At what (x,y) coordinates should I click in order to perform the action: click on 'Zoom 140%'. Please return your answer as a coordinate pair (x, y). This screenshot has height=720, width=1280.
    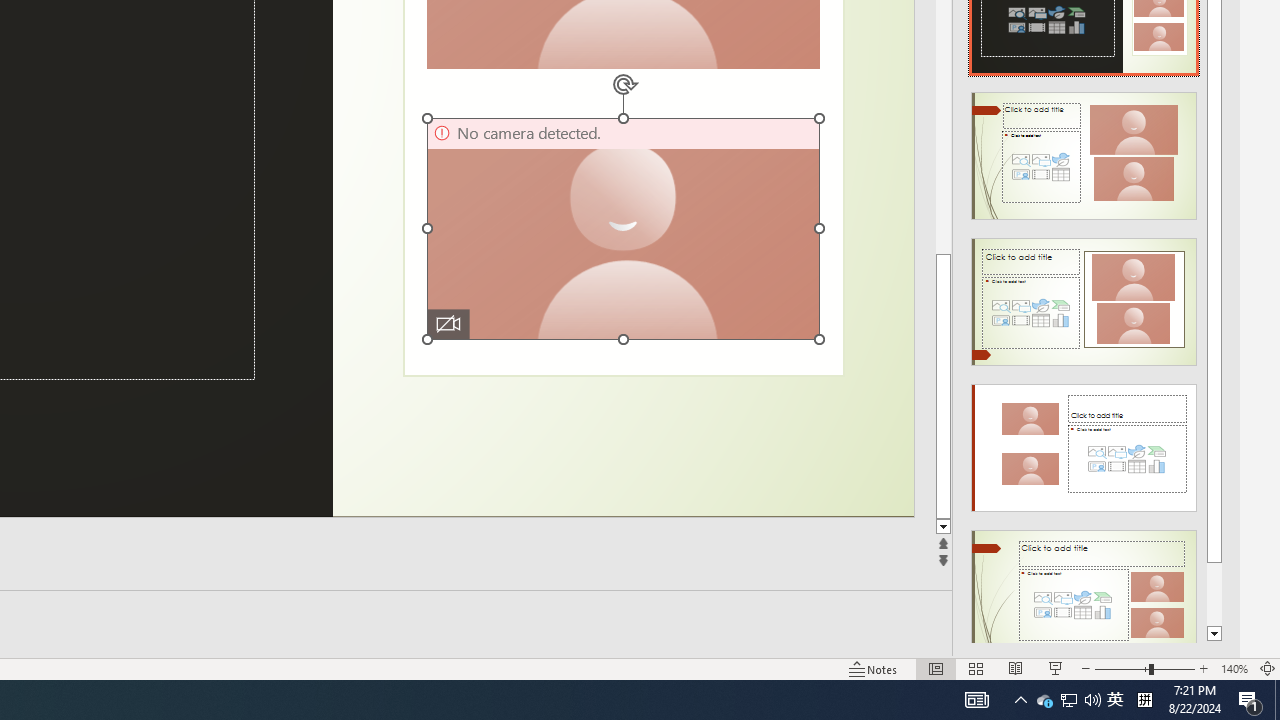
    Looking at the image, I should click on (1233, 669).